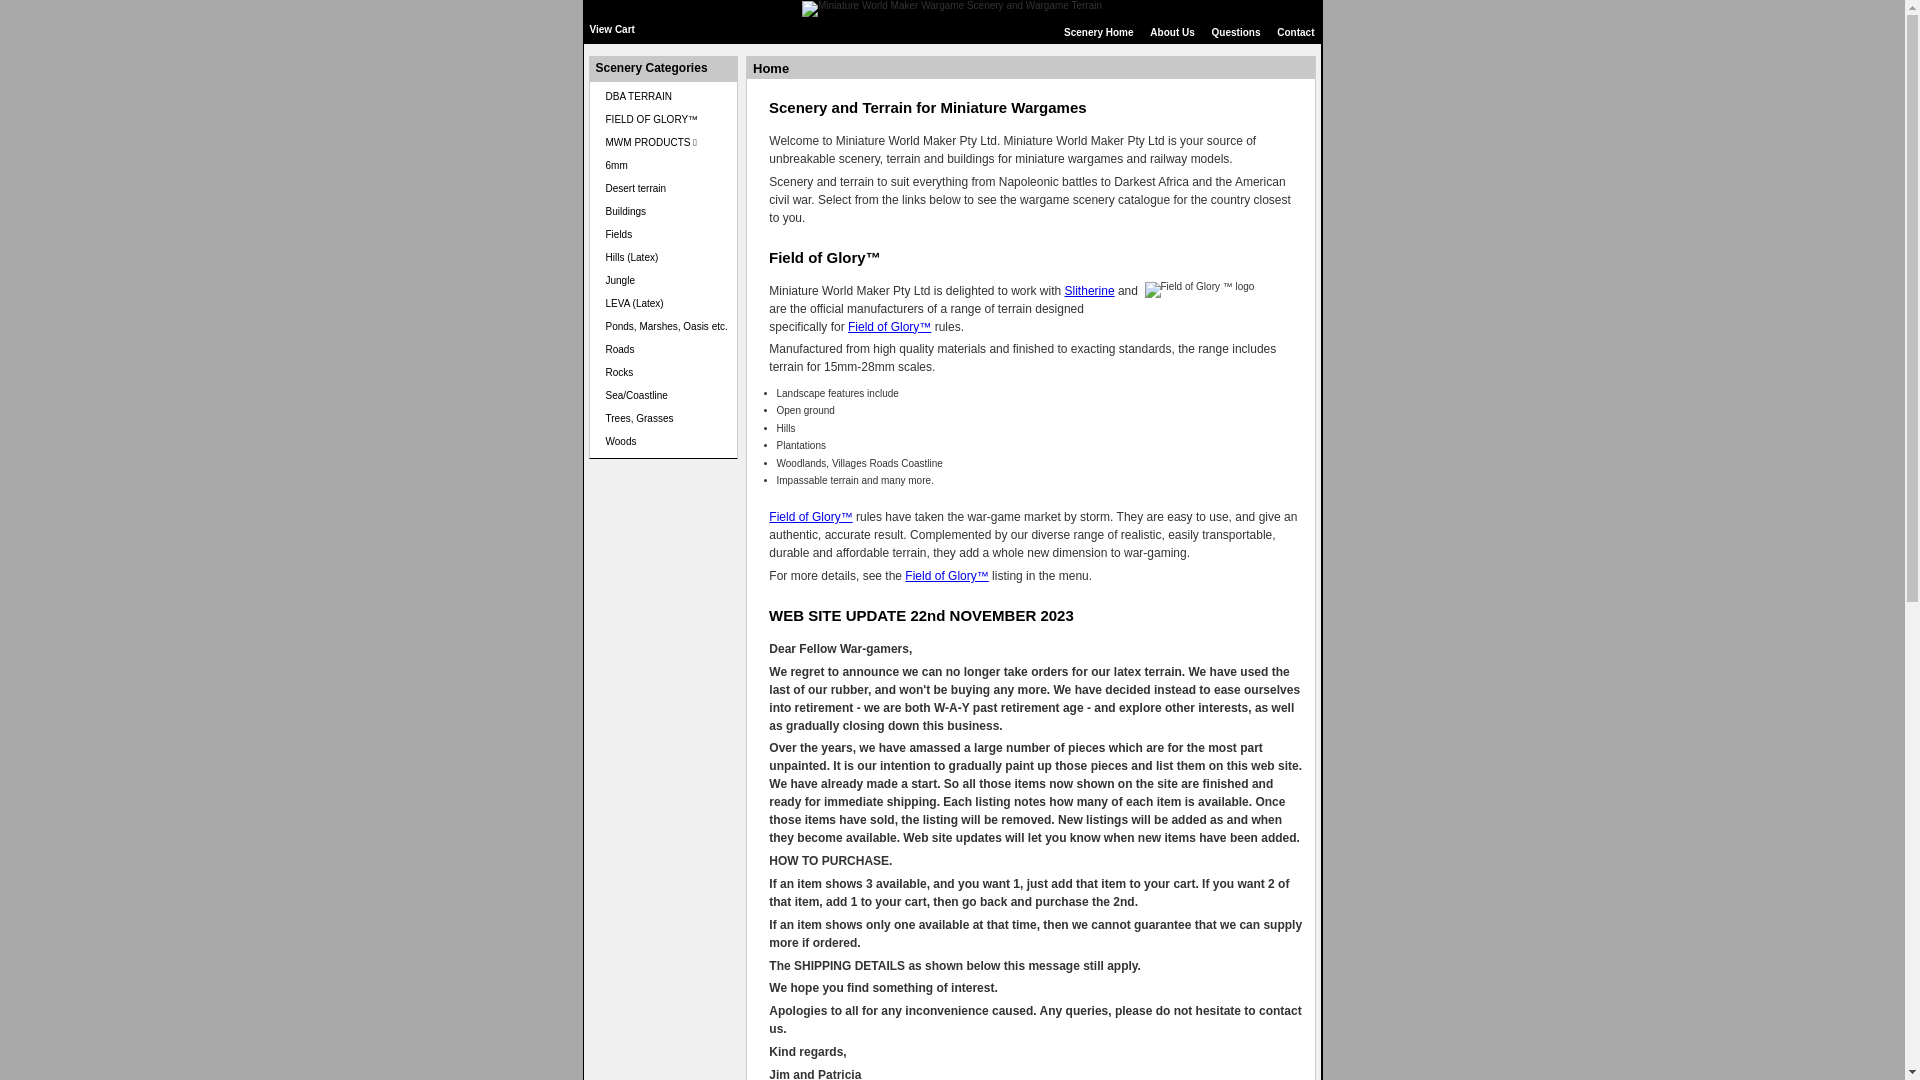 This screenshot has height=1080, width=1920. I want to click on 'Slitherine', so click(1088, 290).